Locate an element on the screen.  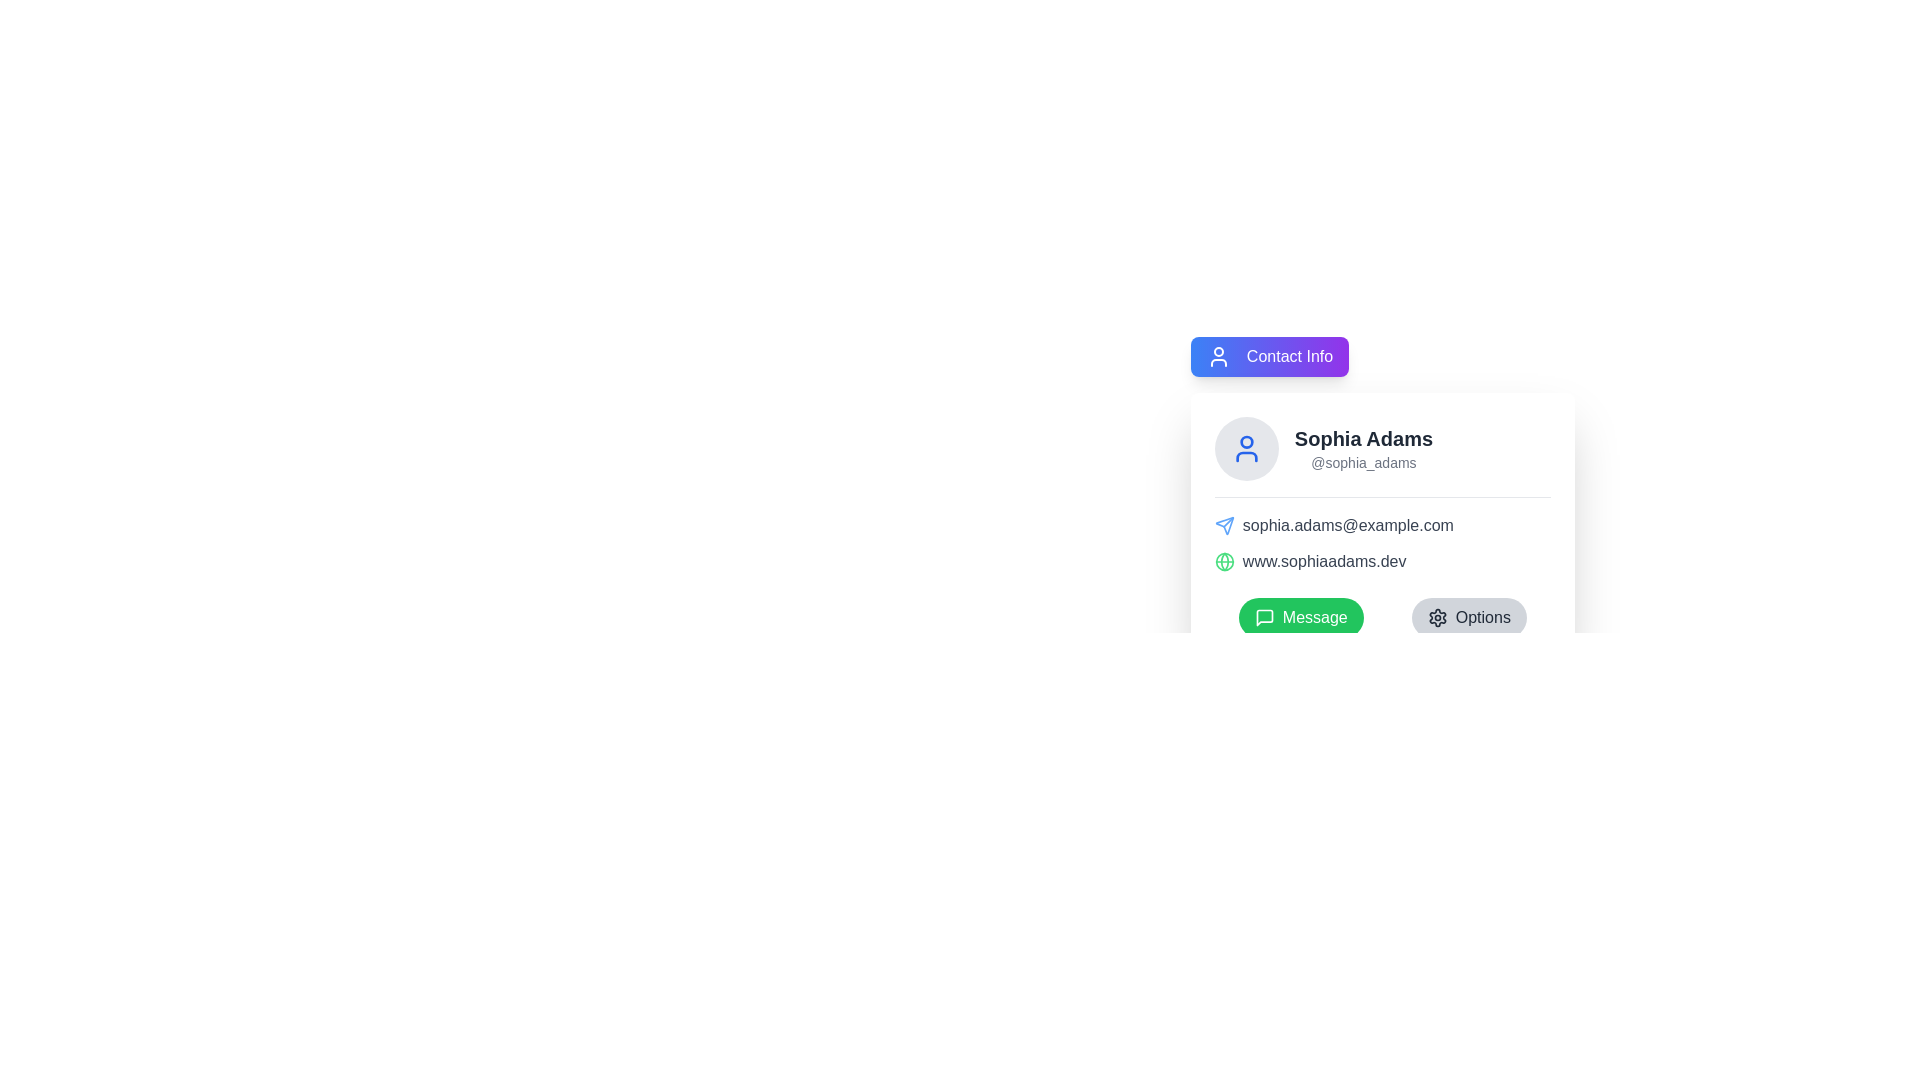
the user profile icon located at the top-left section of the card's profile area, which is visually represented as a circular icon is located at coordinates (1245, 447).